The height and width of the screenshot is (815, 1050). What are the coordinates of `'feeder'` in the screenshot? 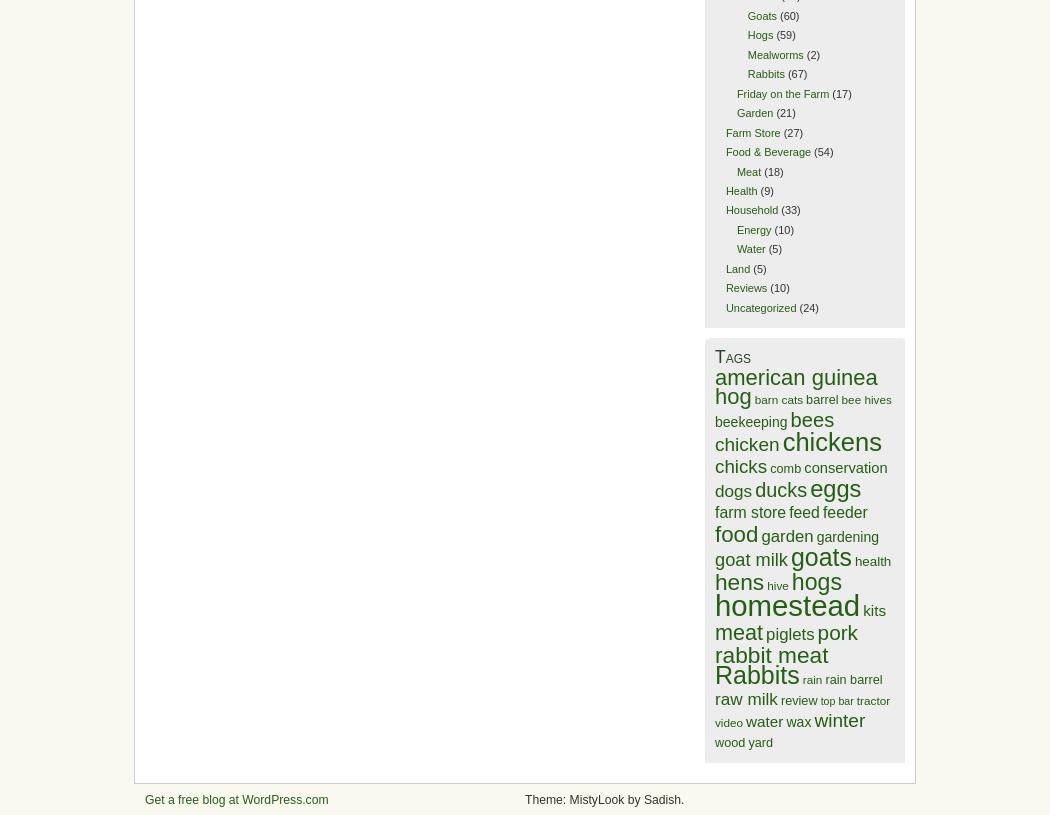 It's located at (844, 512).